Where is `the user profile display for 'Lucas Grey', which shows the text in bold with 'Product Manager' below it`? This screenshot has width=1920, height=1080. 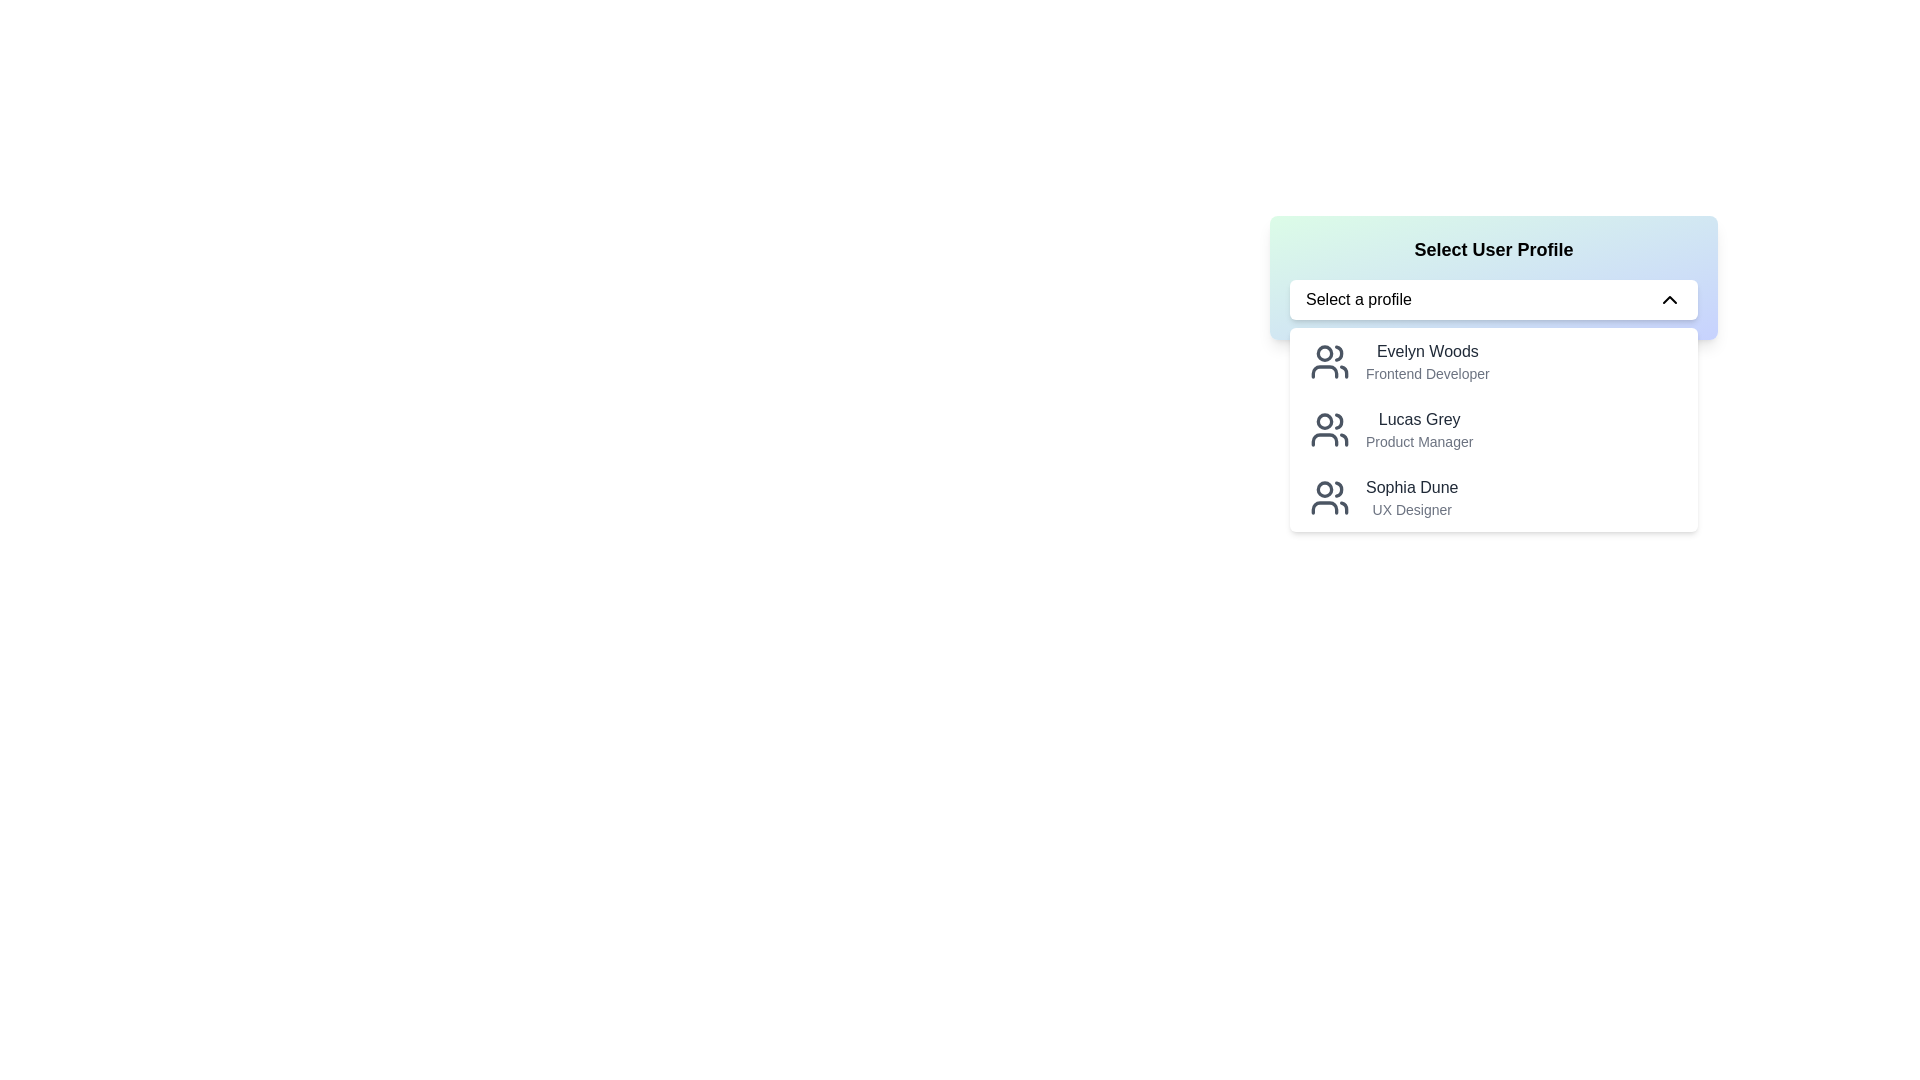 the user profile display for 'Lucas Grey', which shows the text in bold with 'Product Manager' below it is located at coordinates (1418, 428).